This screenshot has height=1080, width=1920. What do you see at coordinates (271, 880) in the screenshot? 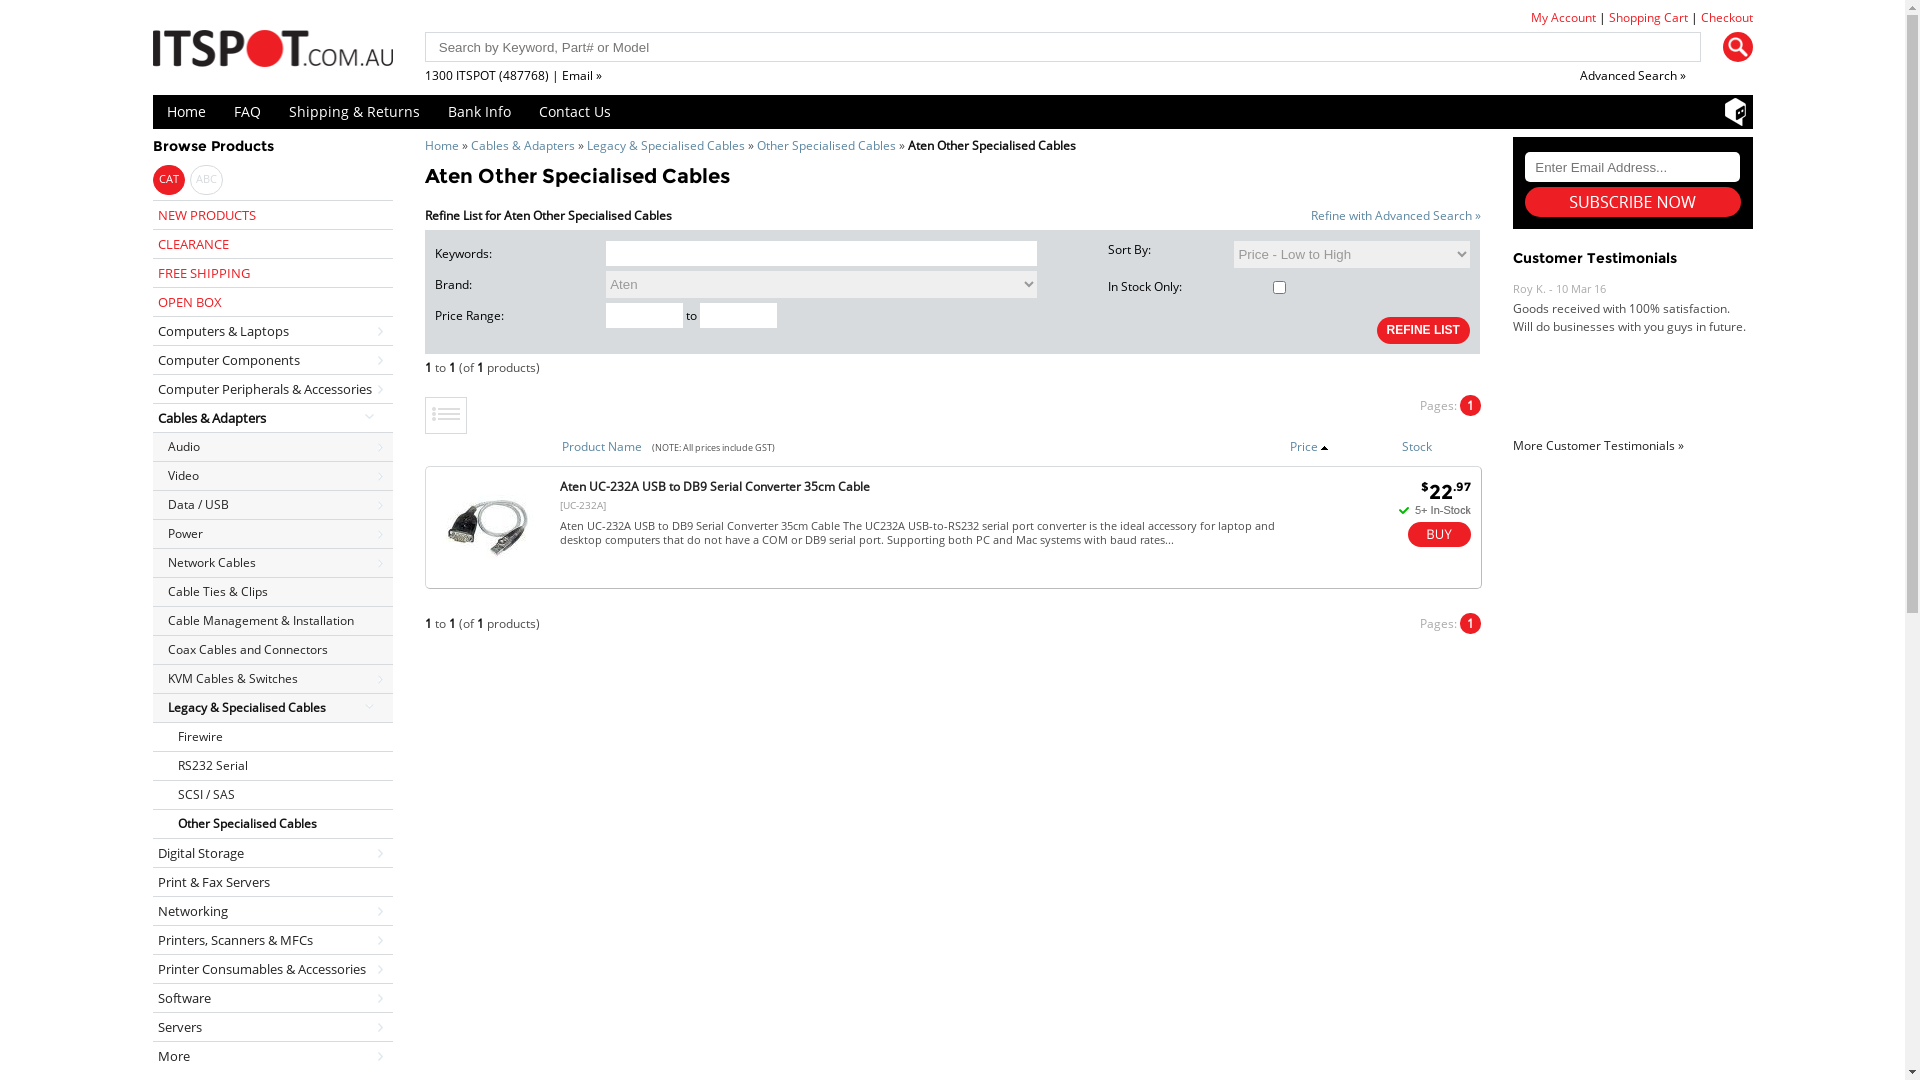
I see `'Print & Fax Servers'` at bounding box center [271, 880].